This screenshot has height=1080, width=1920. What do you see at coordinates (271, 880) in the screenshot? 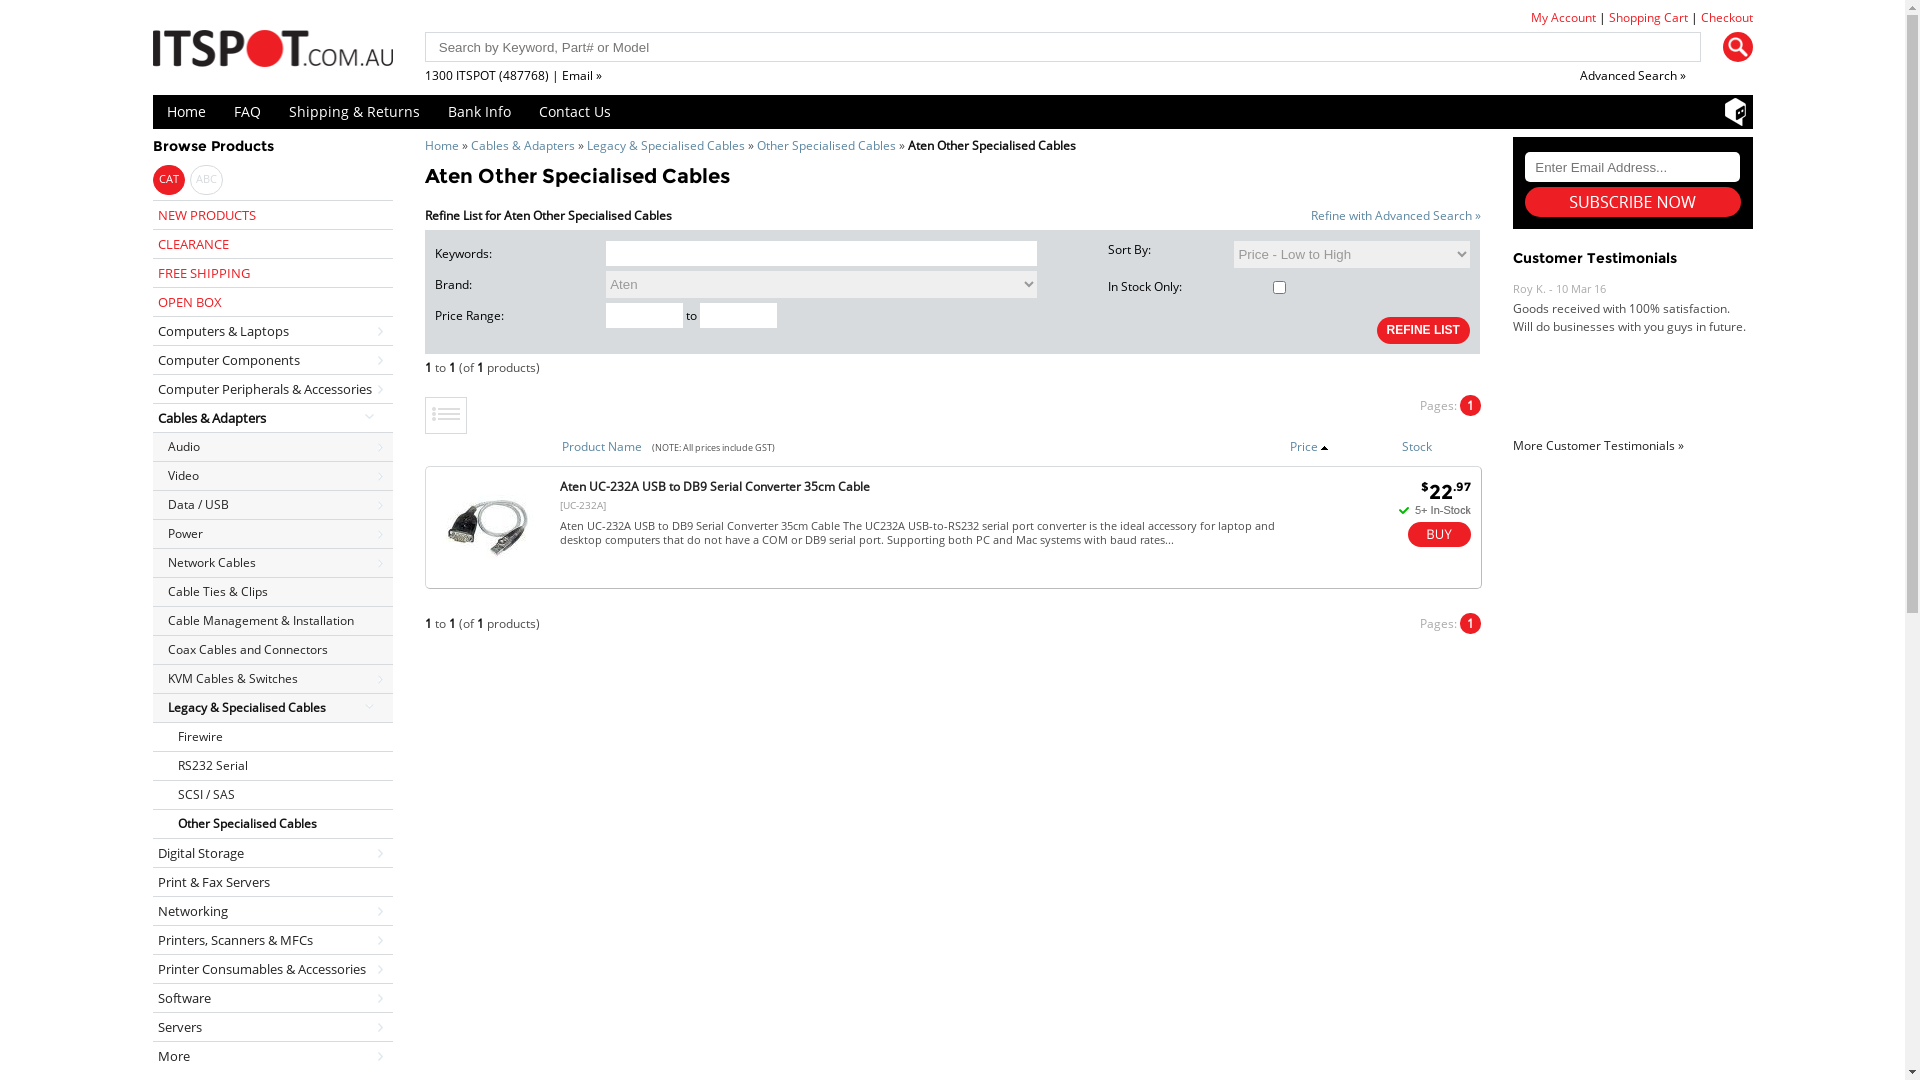
I see `'Print & Fax Servers'` at bounding box center [271, 880].